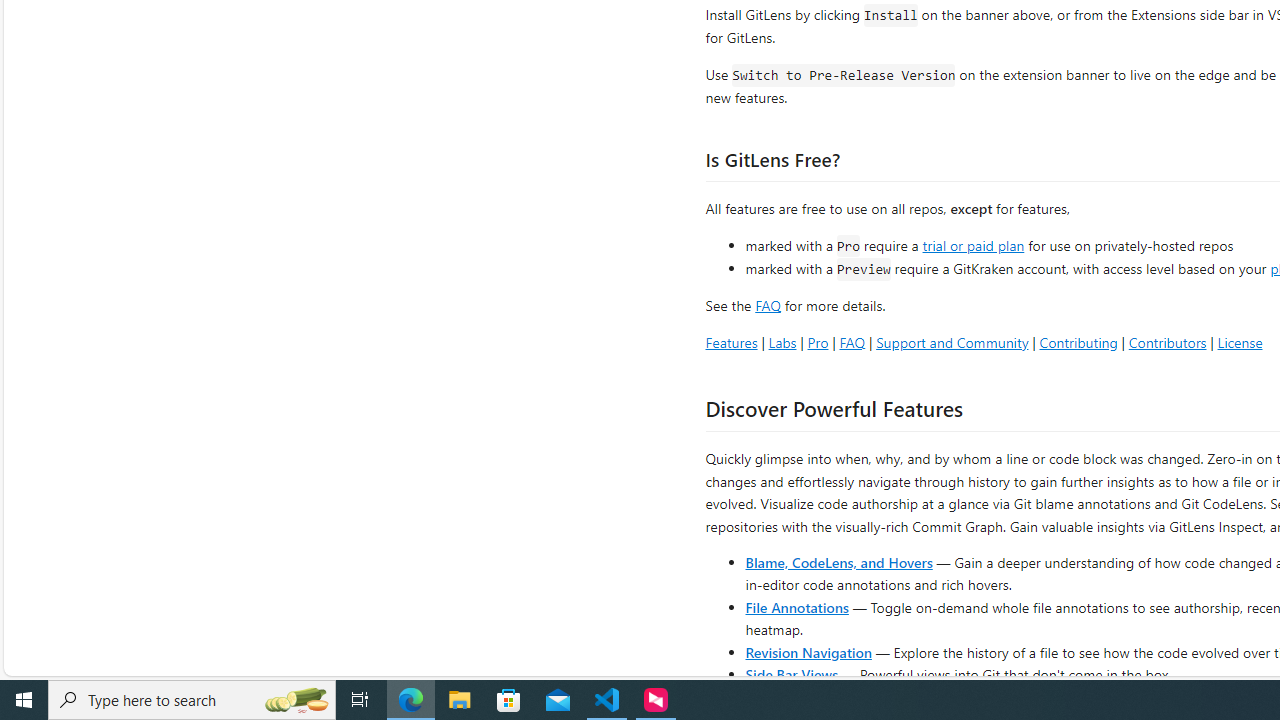 The image size is (1280, 720). Describe the element at coordinates (951, 341) in the screenshot. I see `'Support and Community'` at that location.